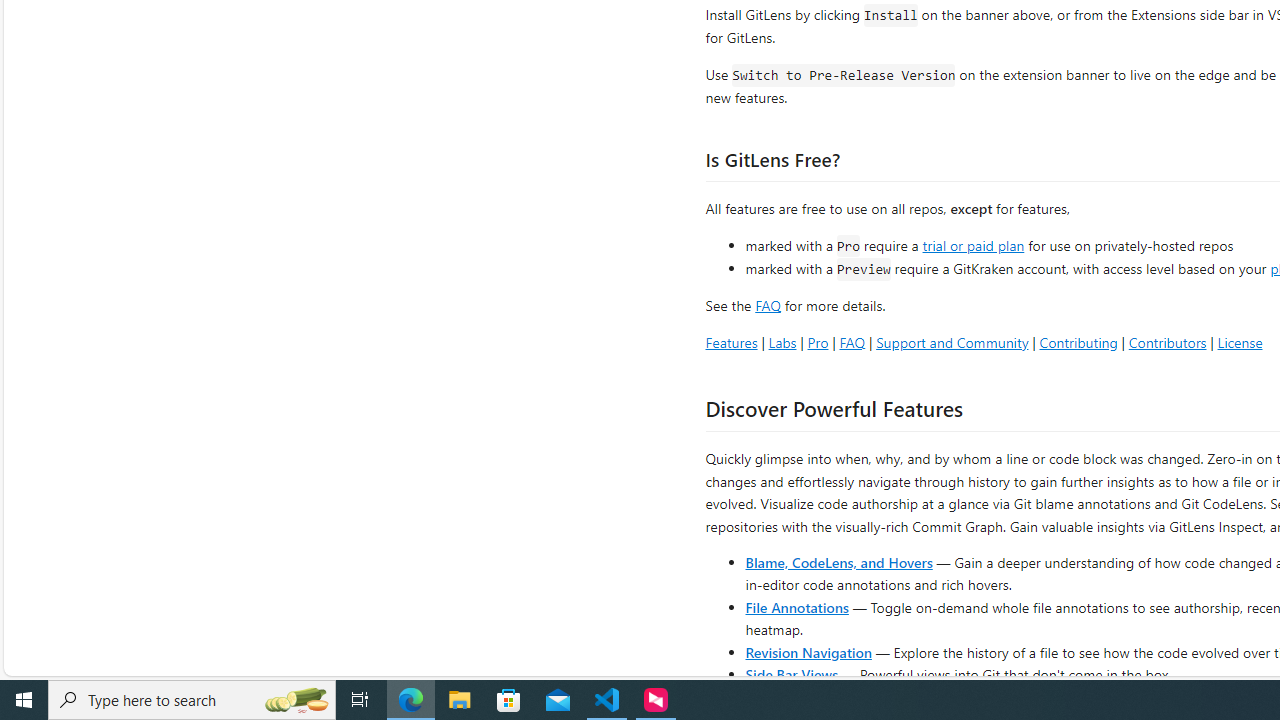 The image size is (1280, 720). Describe the element at coordinates (951, 341) in the screenshot. I see `'Support and Community'` at that location.